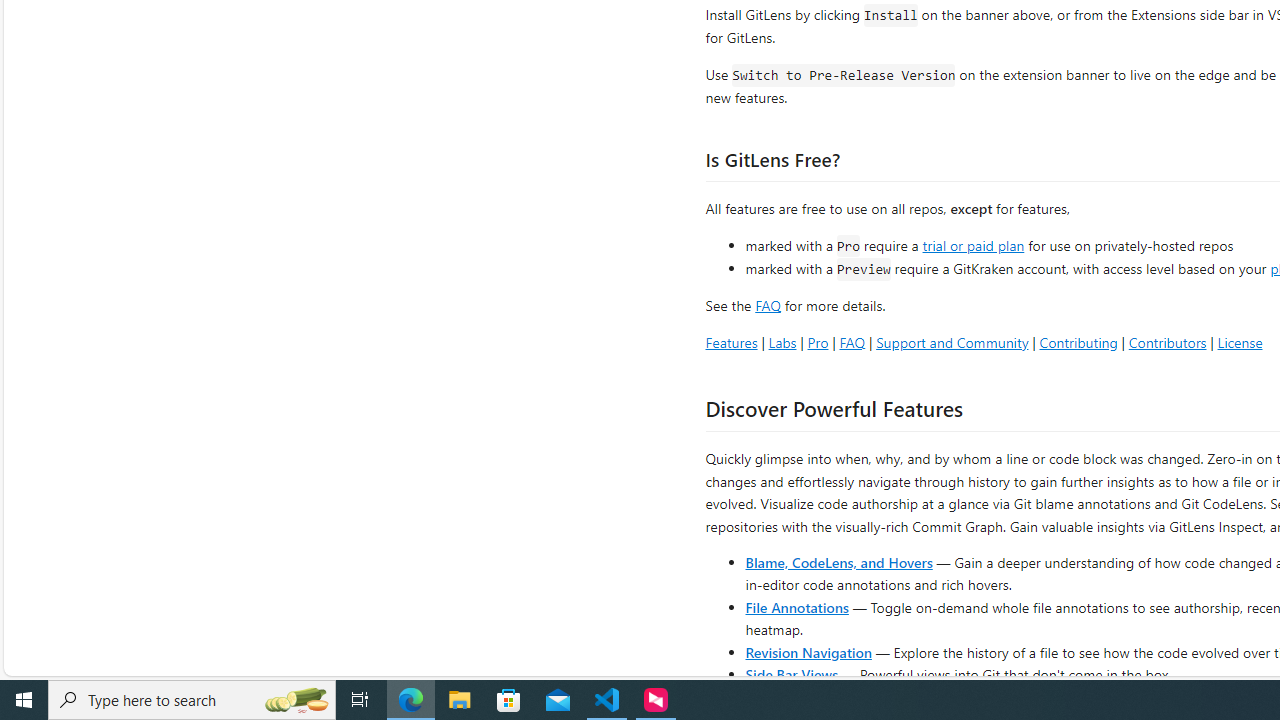 The image size is (1280, 720). Describe the element at coordinates (951, 341) in the screenshot. I see `'Support and Community'` at that location.